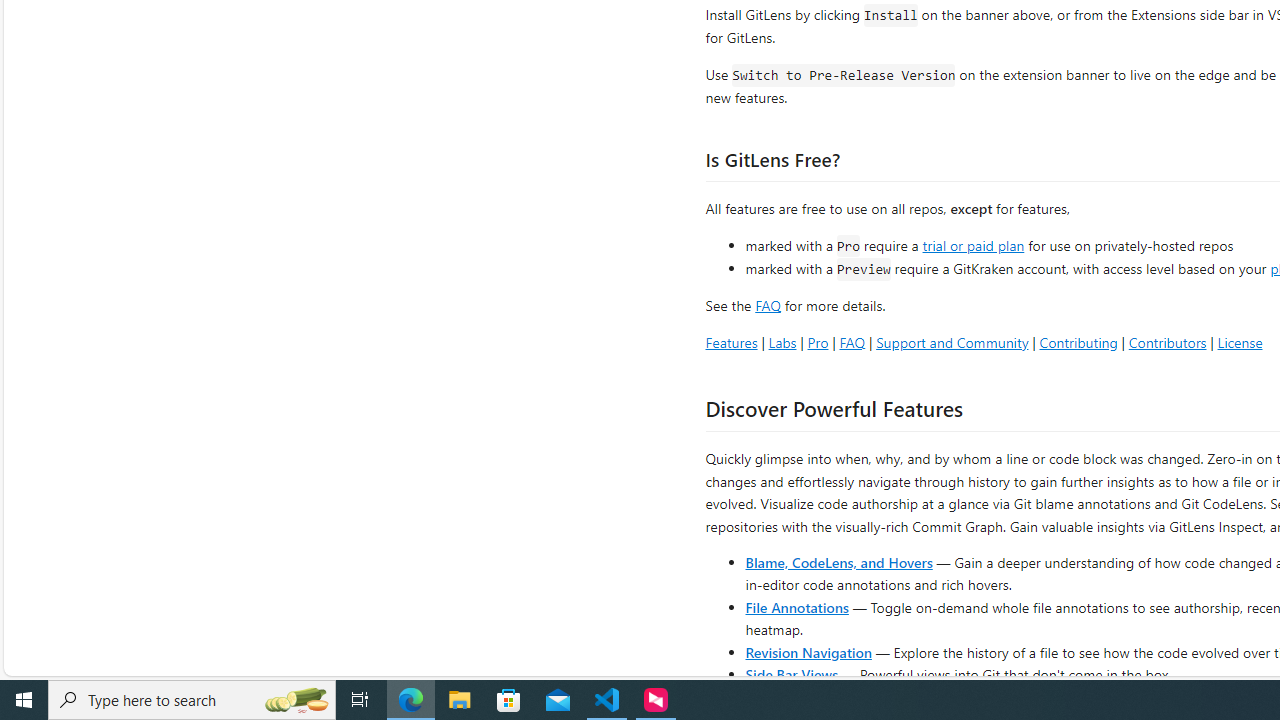 The image size is (1280, 720). Describe the element at coordinates (951, 341) in the screenshot. I see `'Support and Community'` at that location.